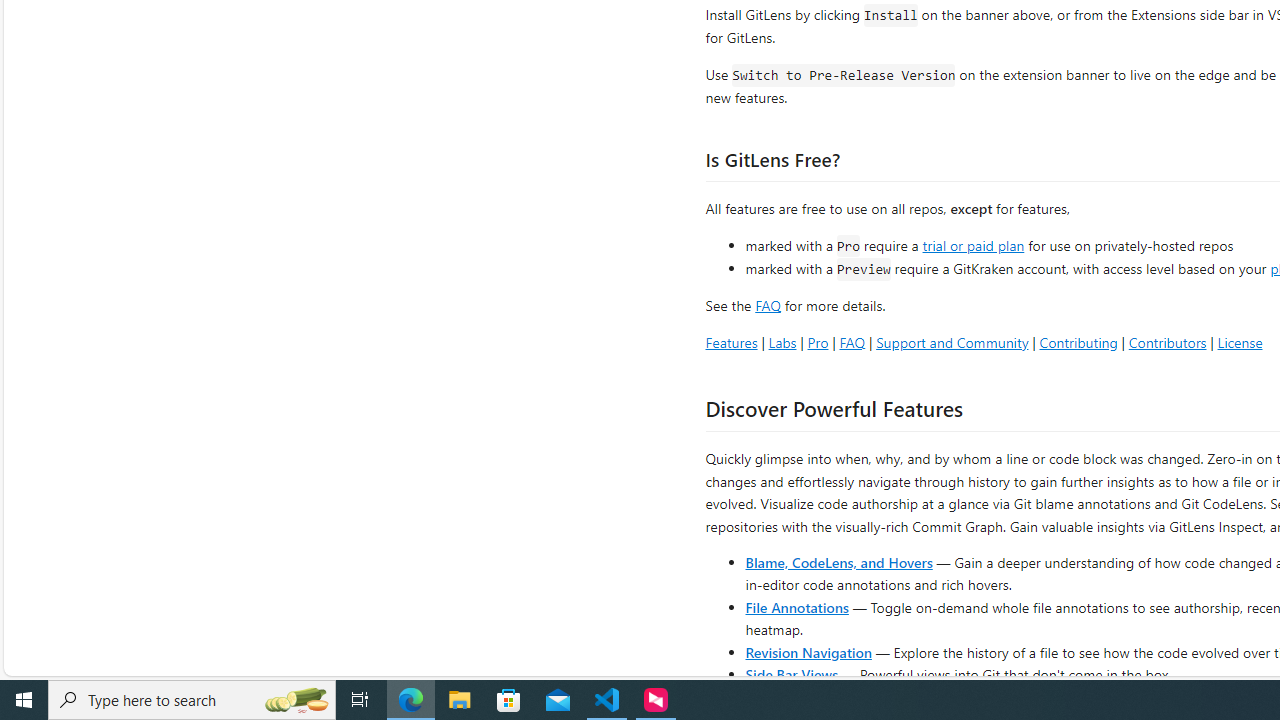 The image size is (1280, 720). Describe the element at coordinates (951, 341) in the screenshot. I see `'Support and Community'` at that location.